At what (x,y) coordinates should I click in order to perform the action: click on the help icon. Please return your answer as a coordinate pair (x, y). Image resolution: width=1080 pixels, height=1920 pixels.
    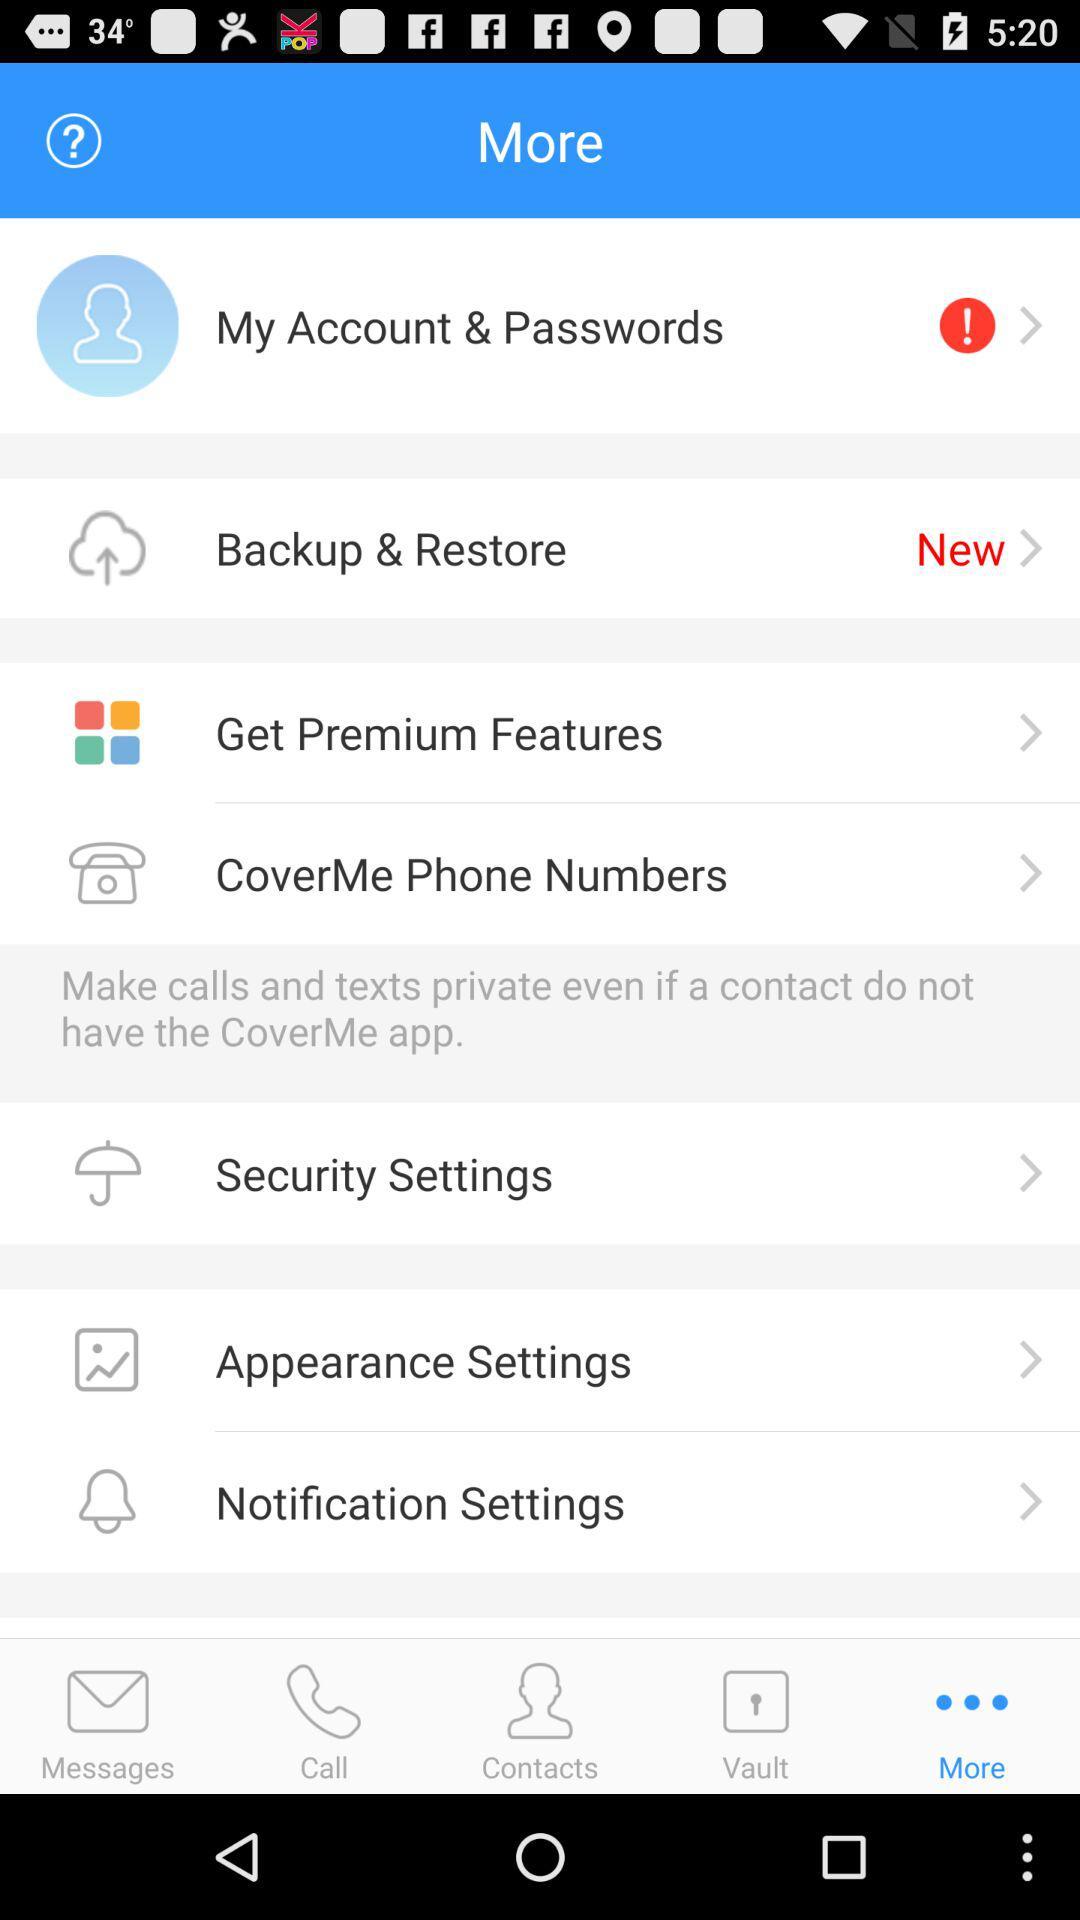
    Looking at the image, I should click on (72, 149).